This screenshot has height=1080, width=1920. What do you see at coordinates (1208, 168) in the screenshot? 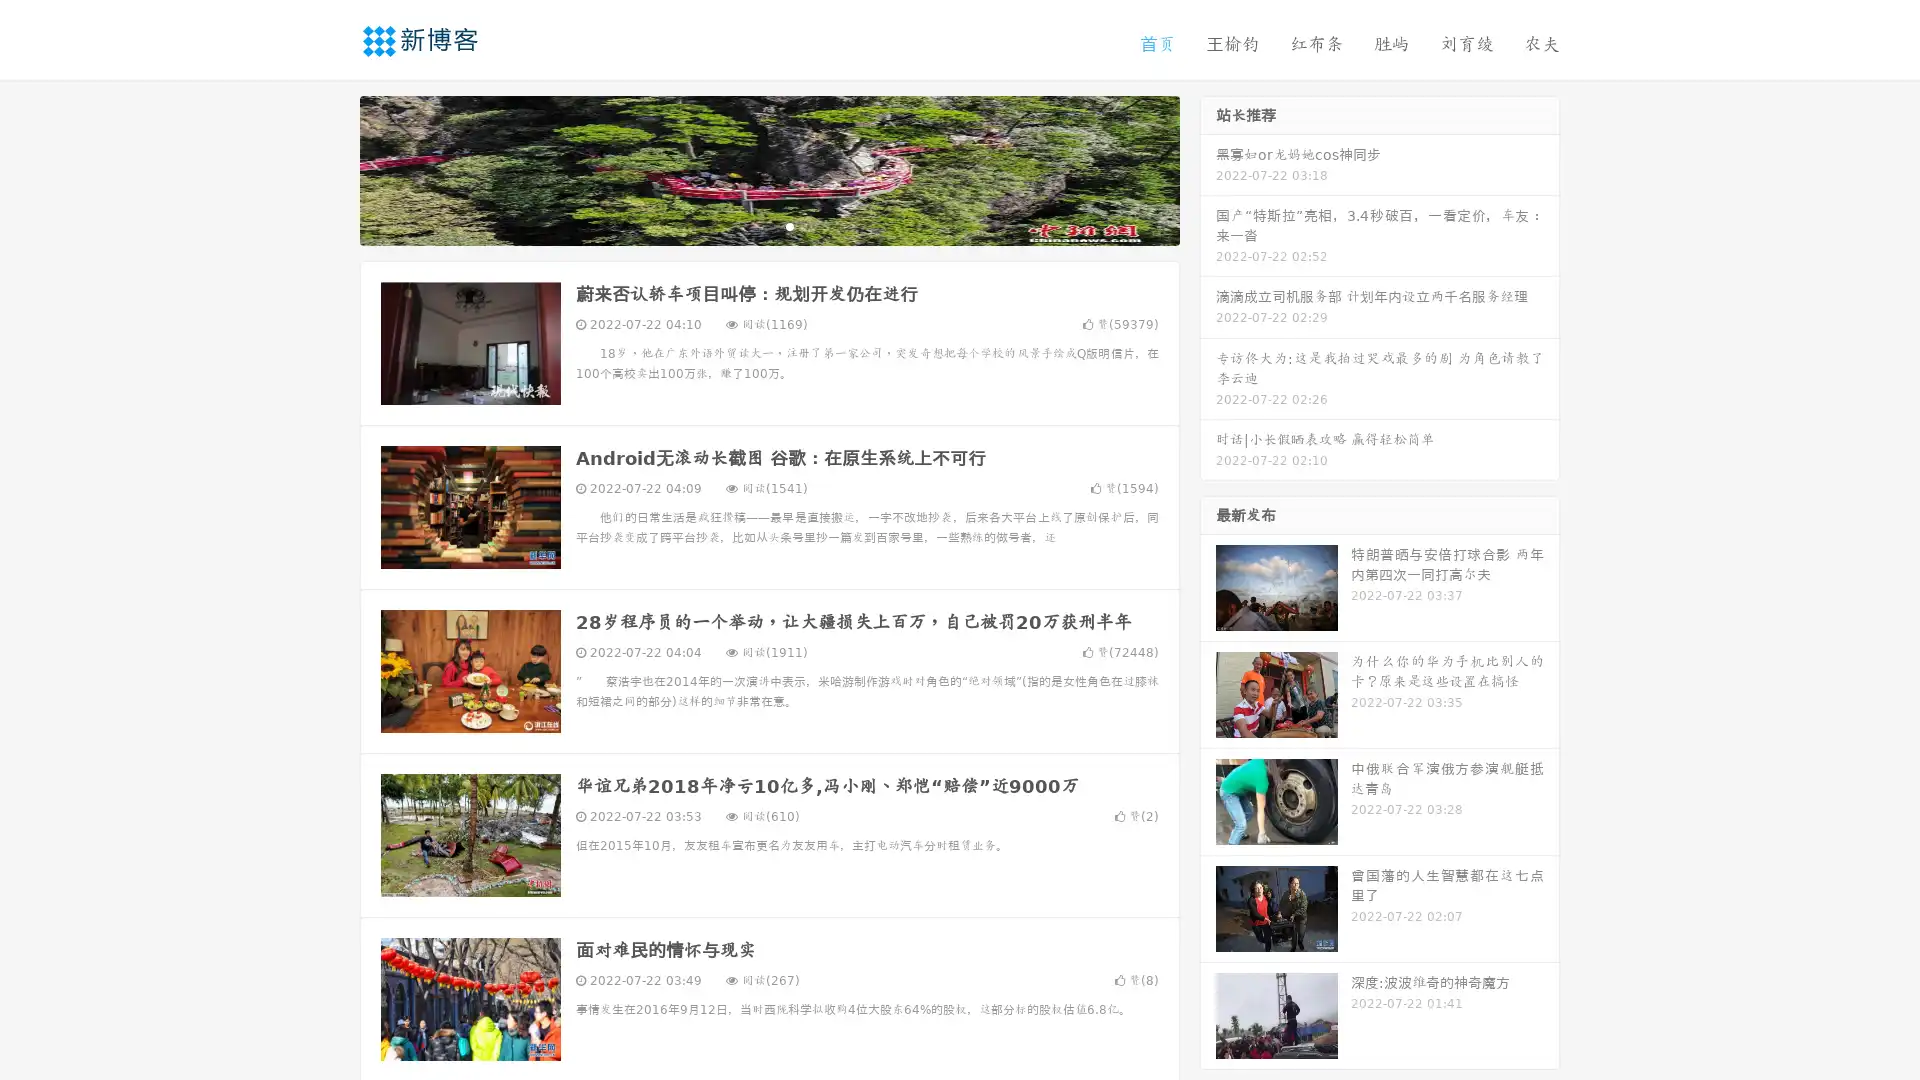
I see `Next slide` at bounding box center [1208, 168].